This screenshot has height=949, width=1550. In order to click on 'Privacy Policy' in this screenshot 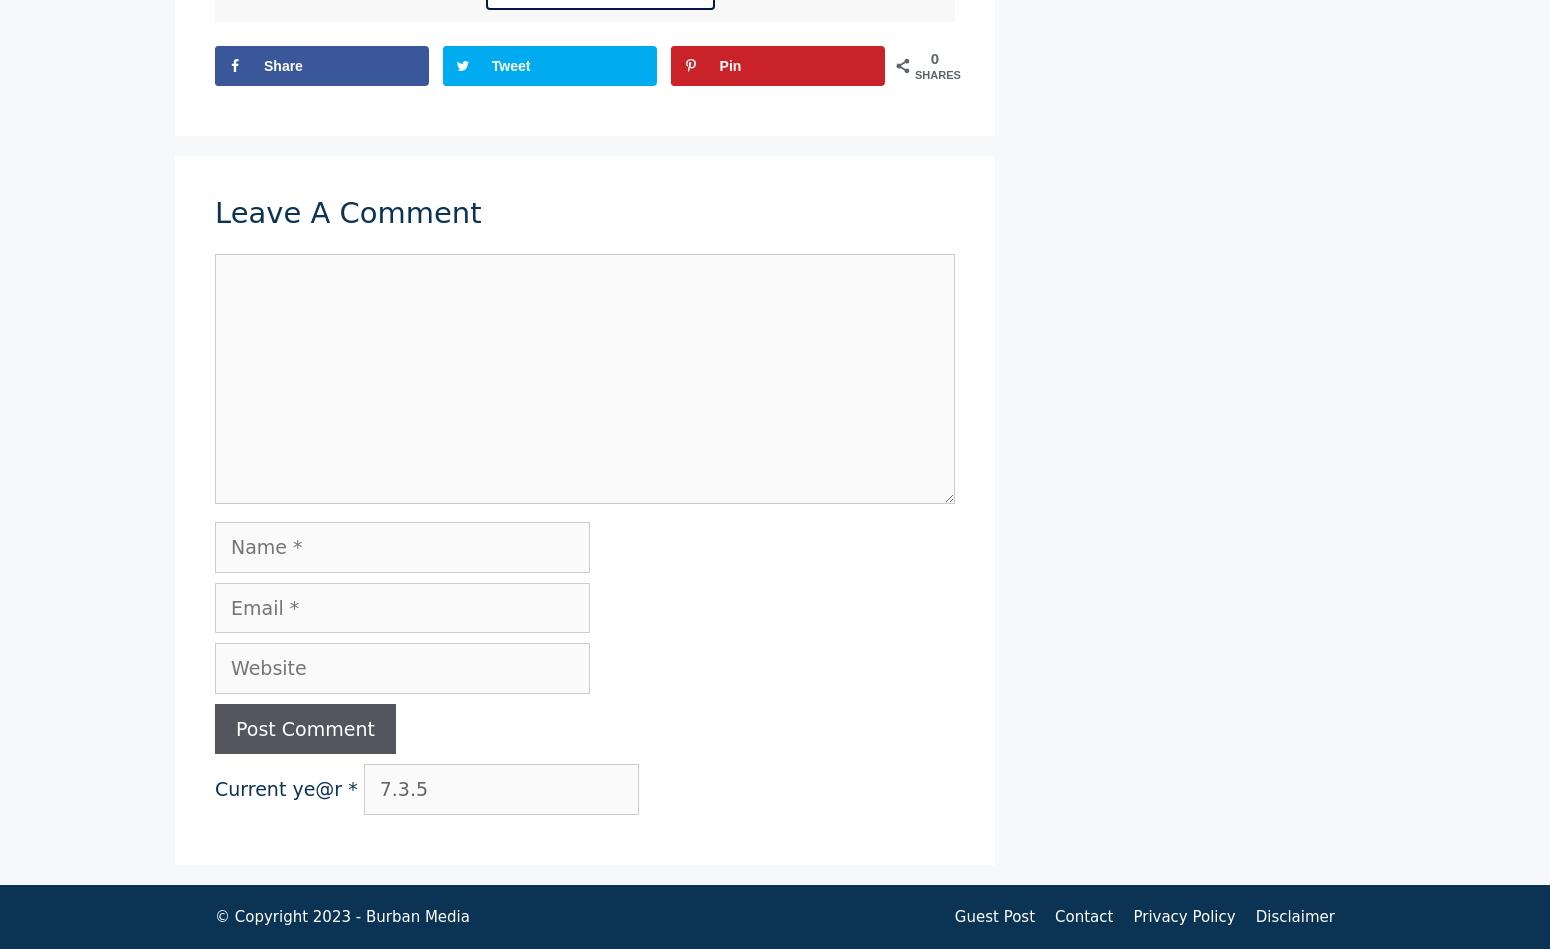, I will do `click(1184, 914)`.